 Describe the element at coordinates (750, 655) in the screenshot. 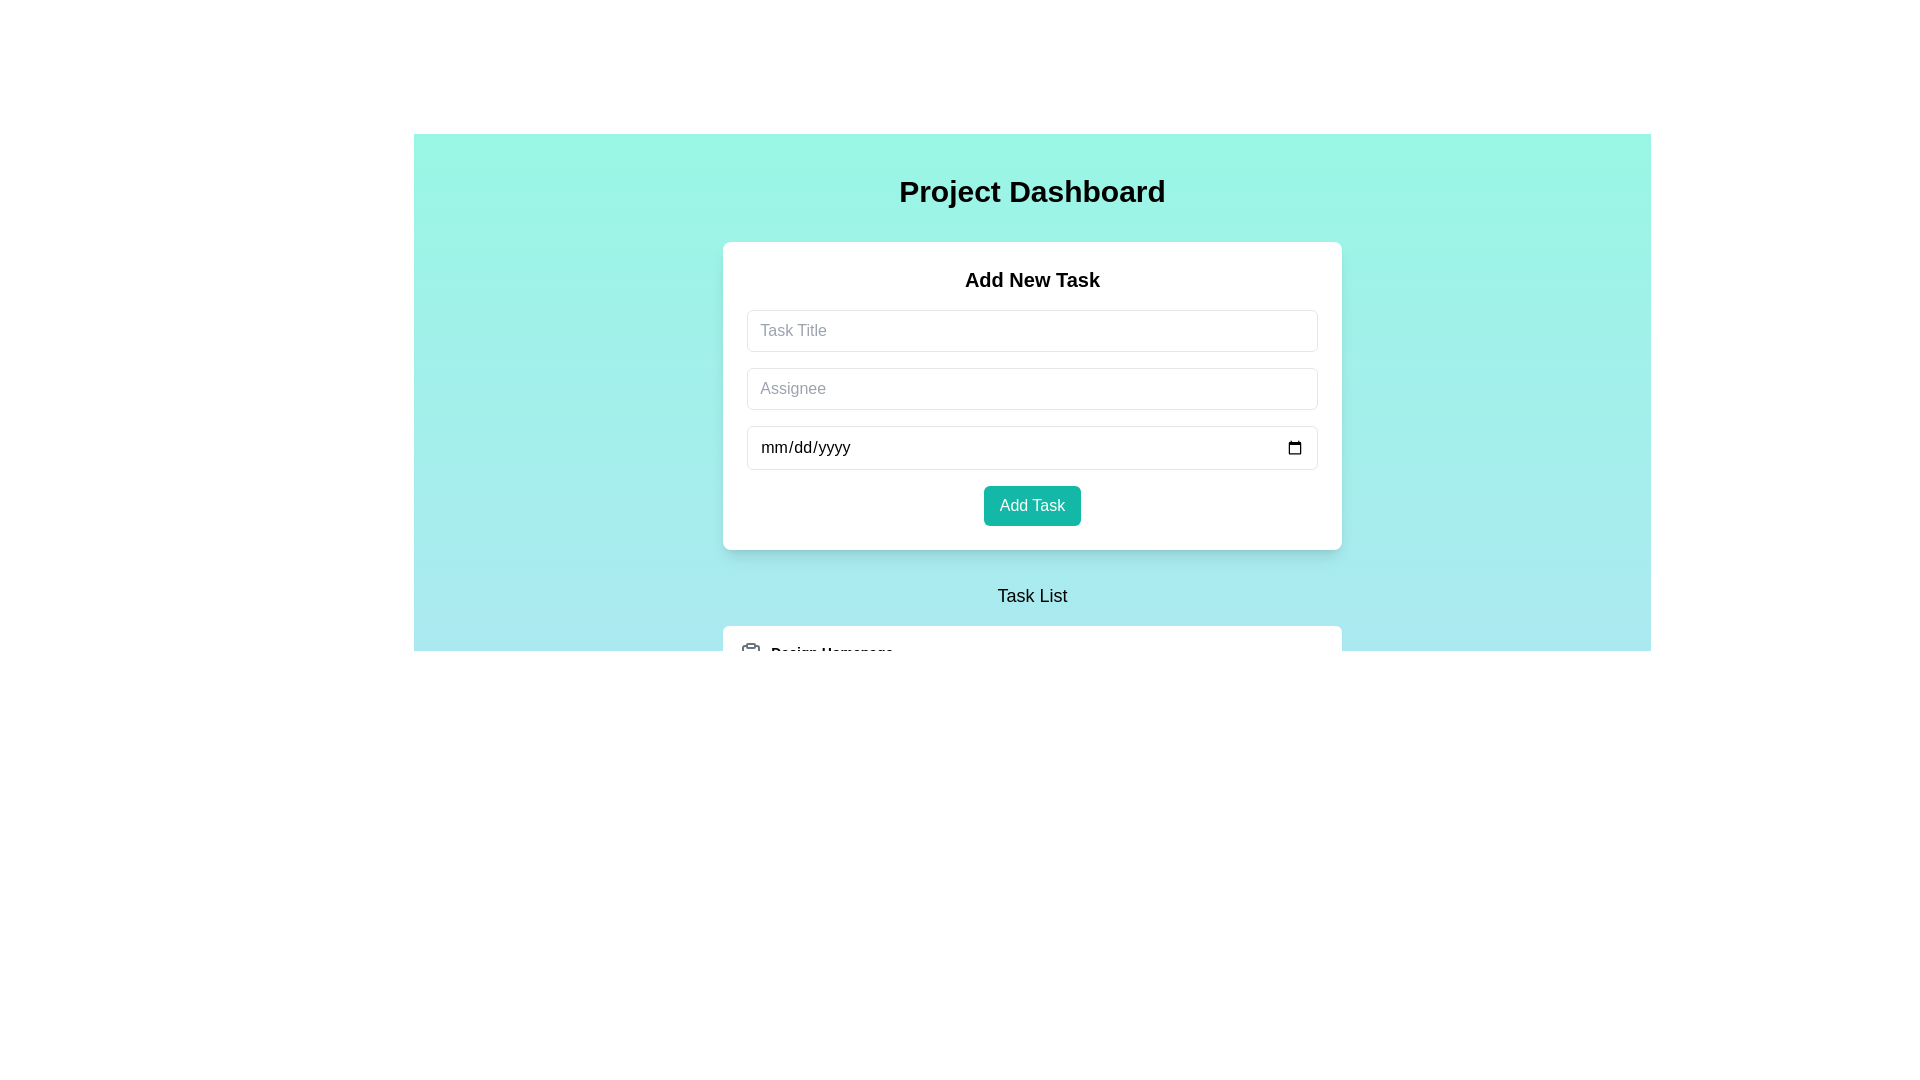

I see `the clipboard icon, which is a vector graphic resembling a compact clipboard with a rectangular shape and top clip, located beside the task title in the Task List section of the dashboard` at that location.